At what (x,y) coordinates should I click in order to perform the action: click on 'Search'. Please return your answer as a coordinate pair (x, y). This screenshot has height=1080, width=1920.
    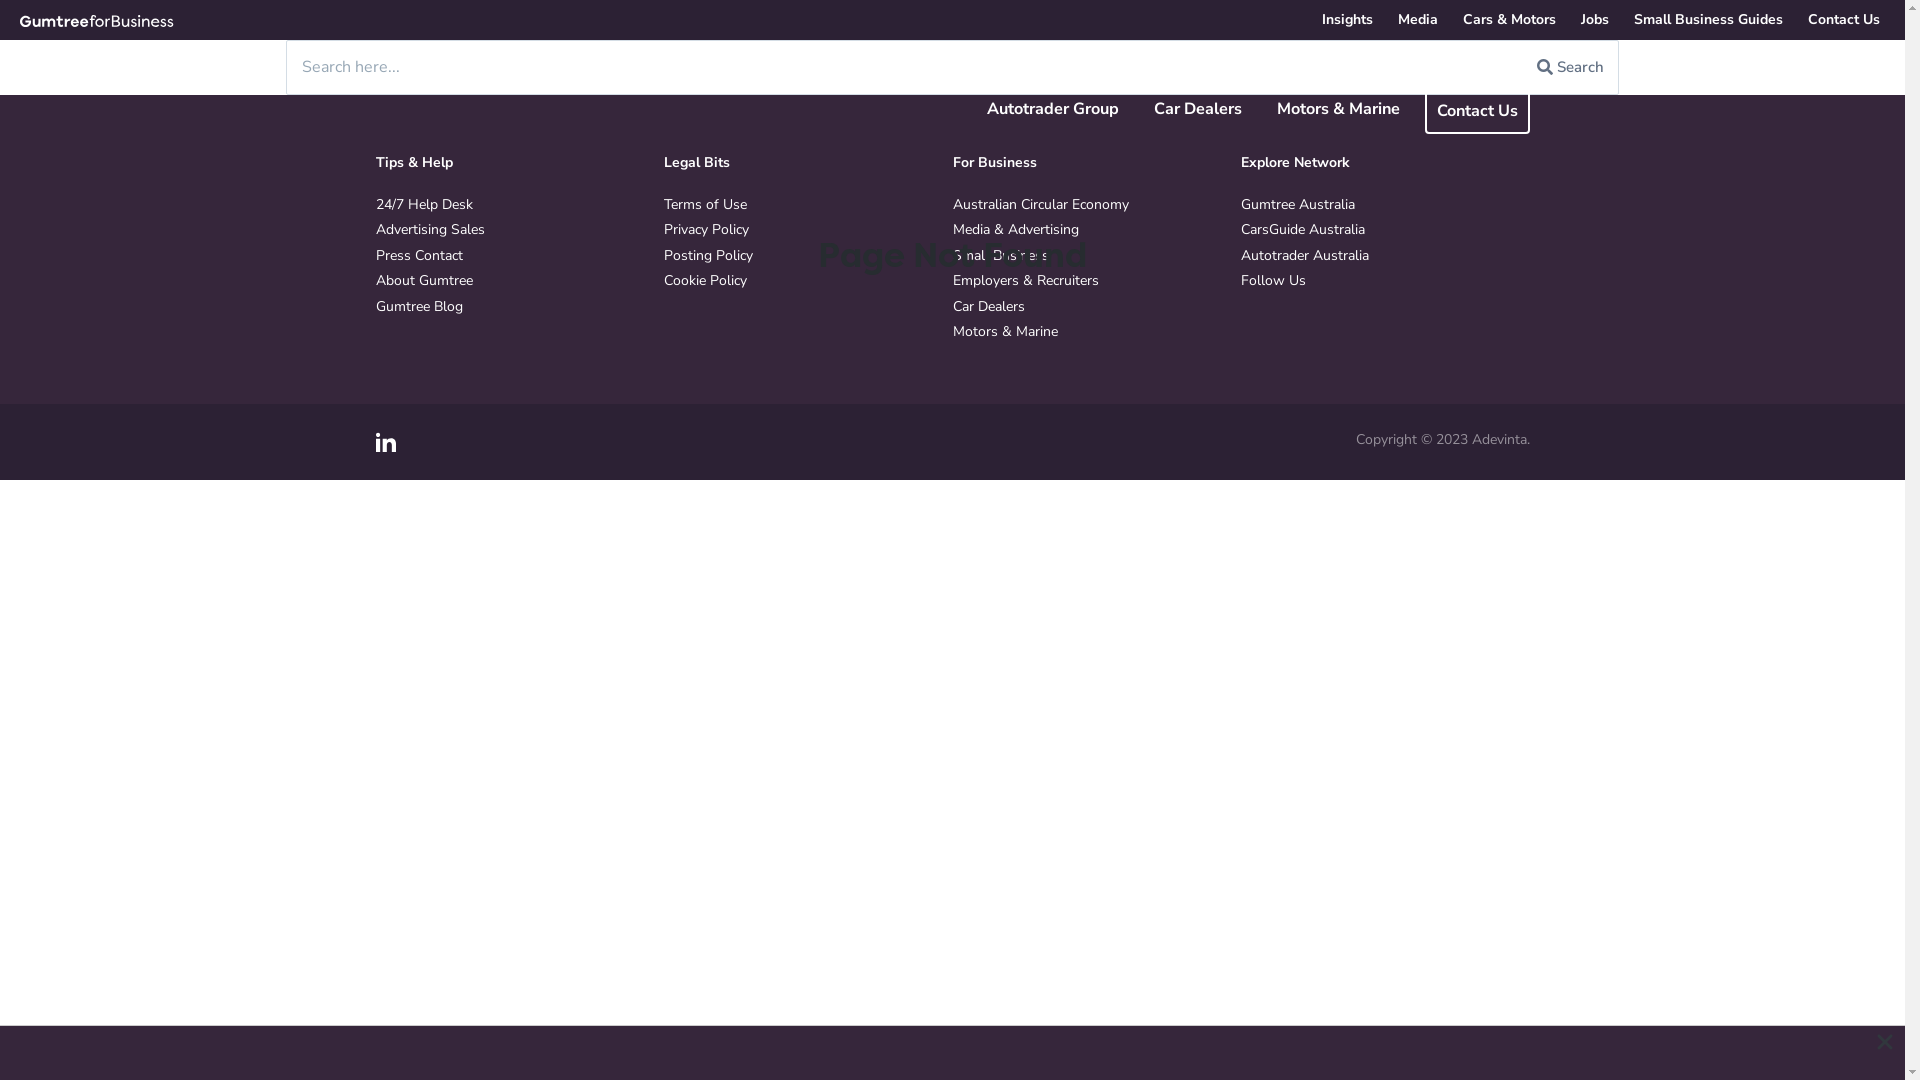
    Looking at the image, I should click on (1569, 65).